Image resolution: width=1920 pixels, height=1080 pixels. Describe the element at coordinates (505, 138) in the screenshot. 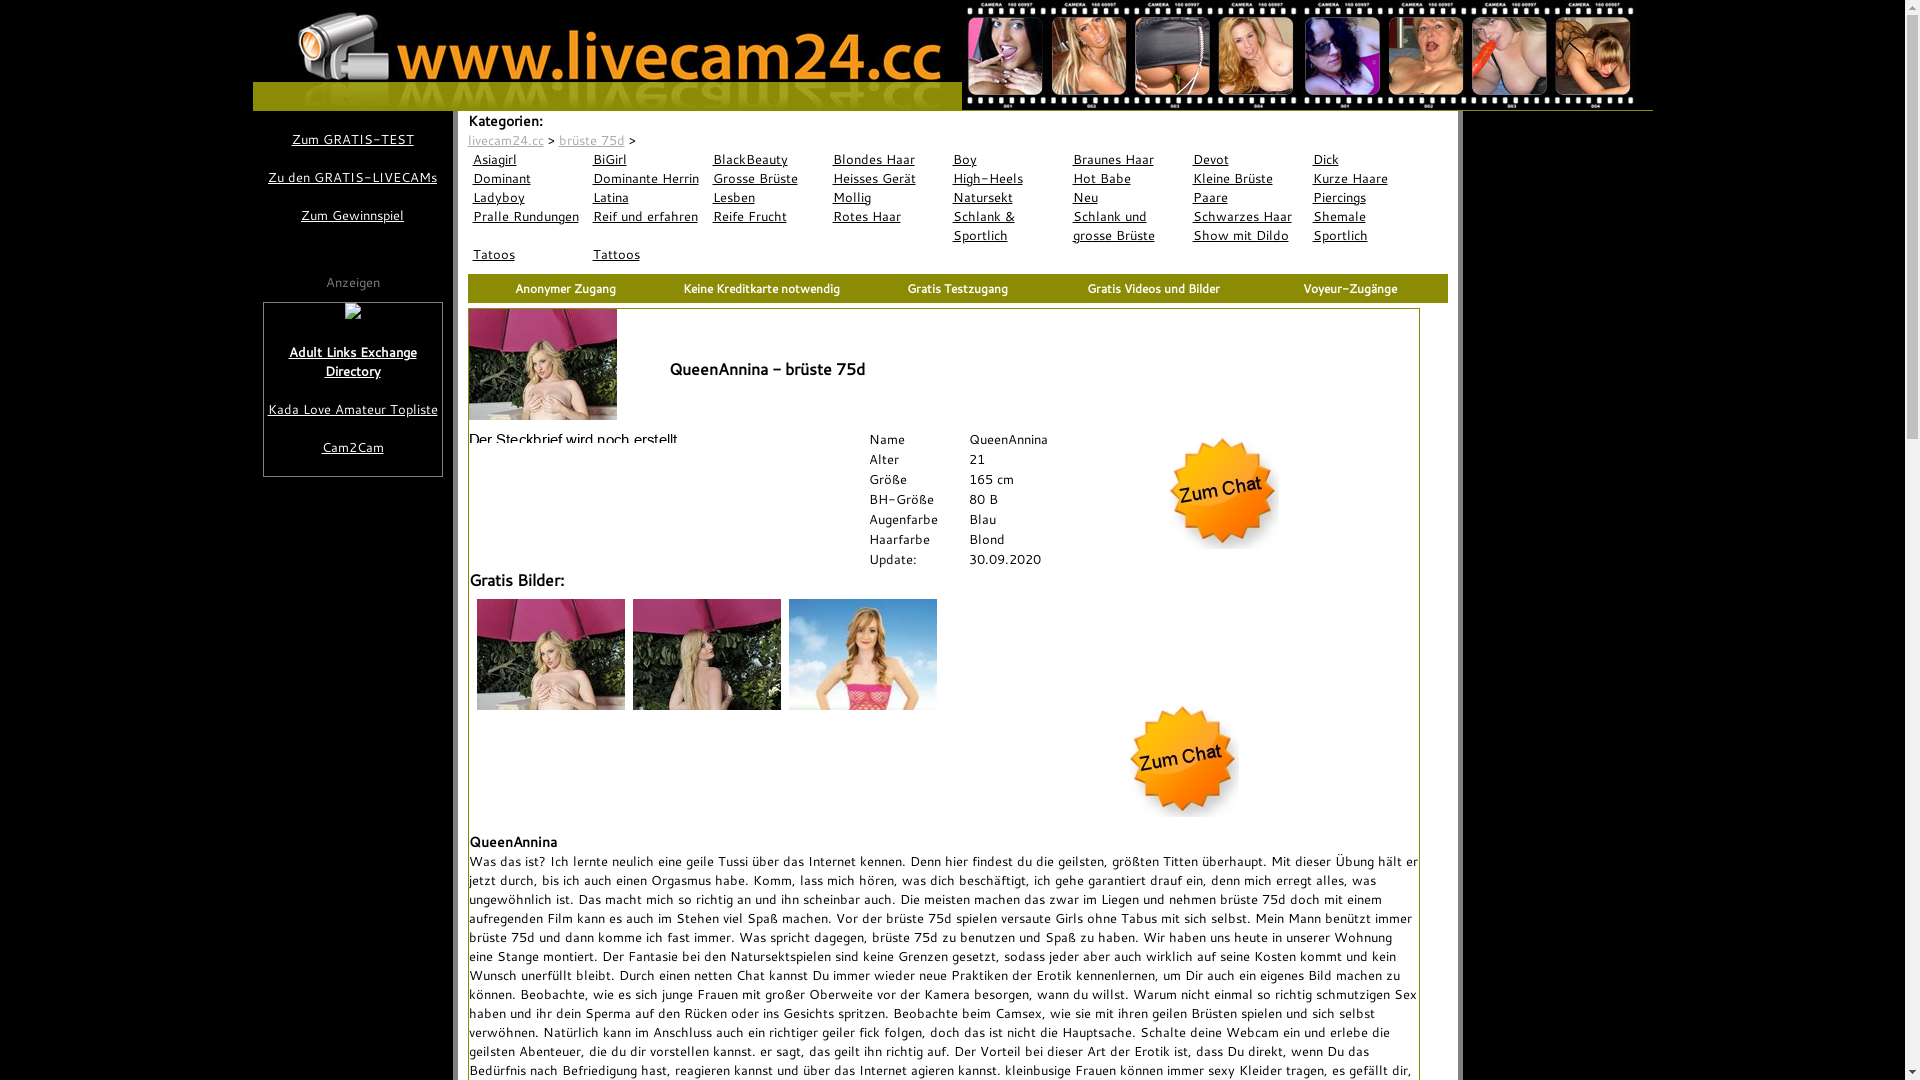

I see `'livecam24.cc'` at that location.